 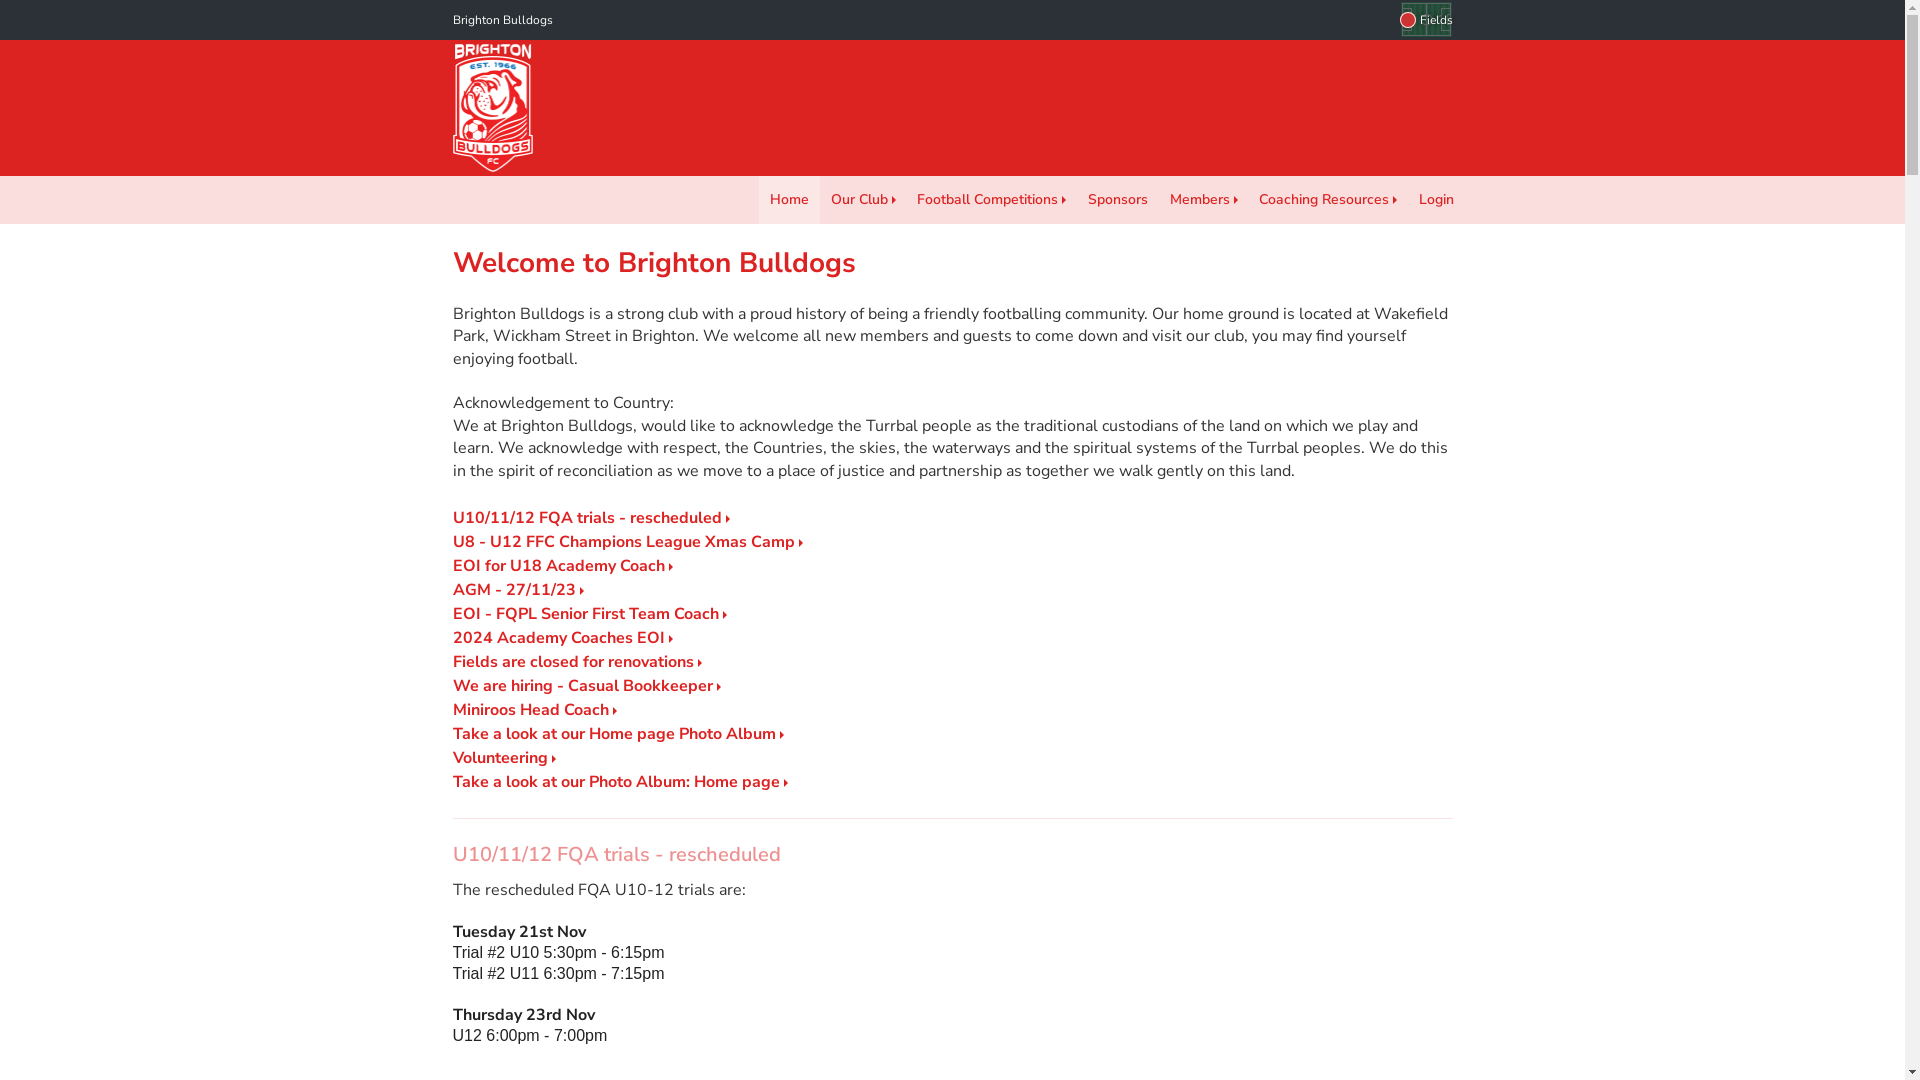 What do you see at coordinates (992, 200) in the screenshot?
I see `'Football Competitions'` at bounding box center [992, 200].